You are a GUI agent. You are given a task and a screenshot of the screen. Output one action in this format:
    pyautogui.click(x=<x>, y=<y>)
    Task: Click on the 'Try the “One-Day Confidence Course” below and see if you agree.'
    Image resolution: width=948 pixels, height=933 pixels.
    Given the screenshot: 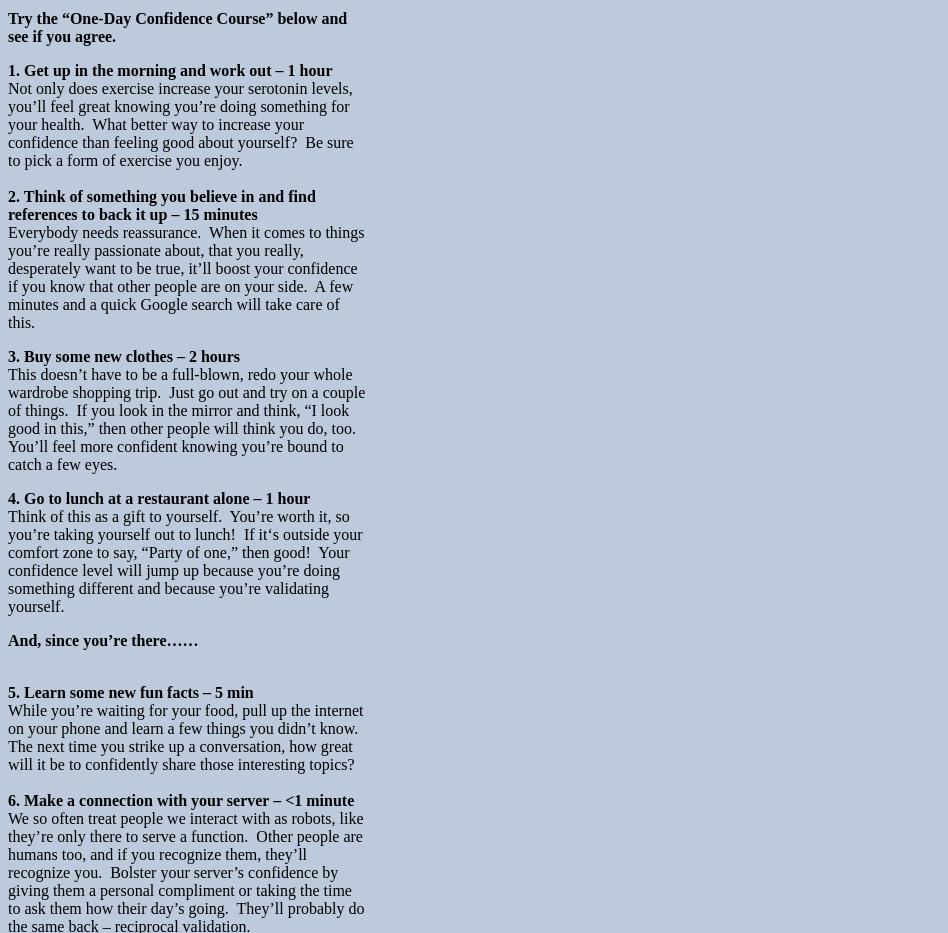 What is the action you would take?
    pyautogui.click(x=176, y=25)
    